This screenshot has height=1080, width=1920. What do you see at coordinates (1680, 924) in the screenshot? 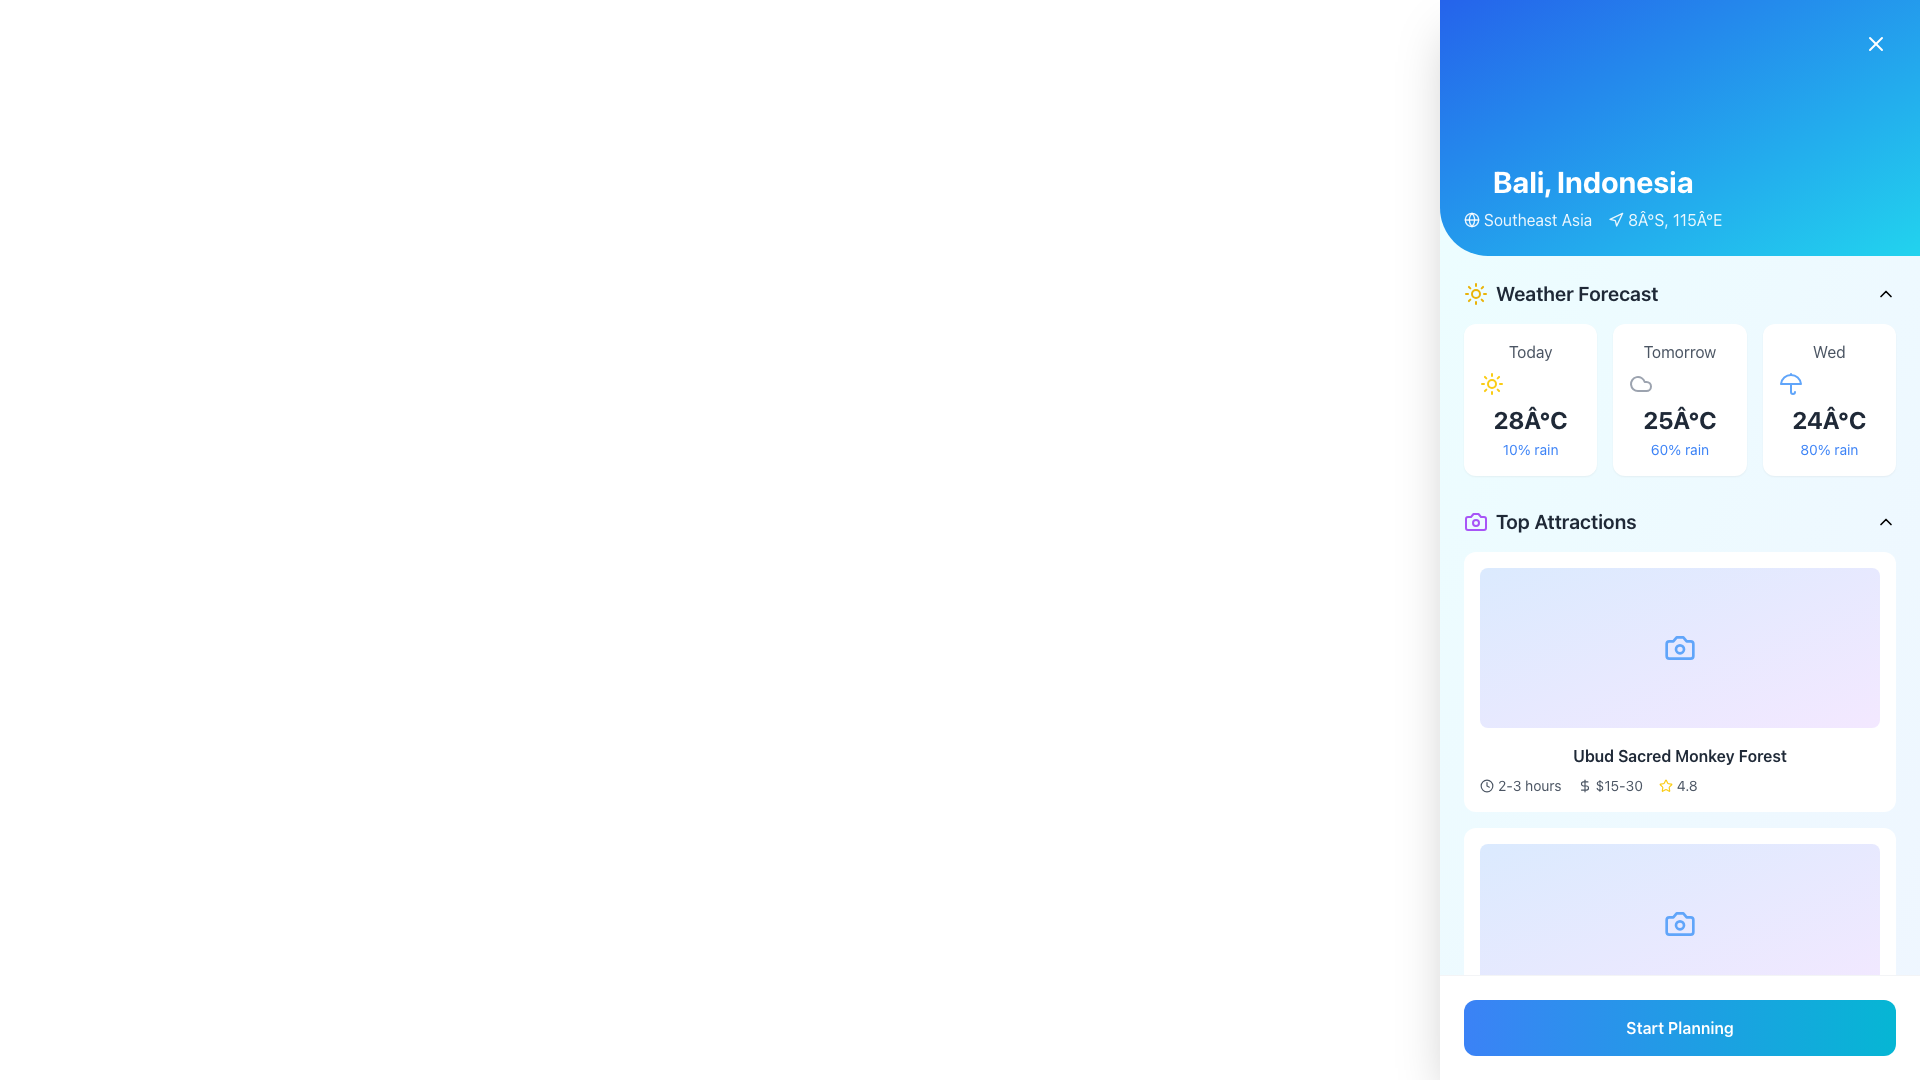
I see `the Decorative card or placeholder element located in the second row under 'Top Attractions', directly below 'Ubud Sacred Monkey Forest', featuring a centered blue camera icon and a gradient background` at bounding box center [1680, 924].